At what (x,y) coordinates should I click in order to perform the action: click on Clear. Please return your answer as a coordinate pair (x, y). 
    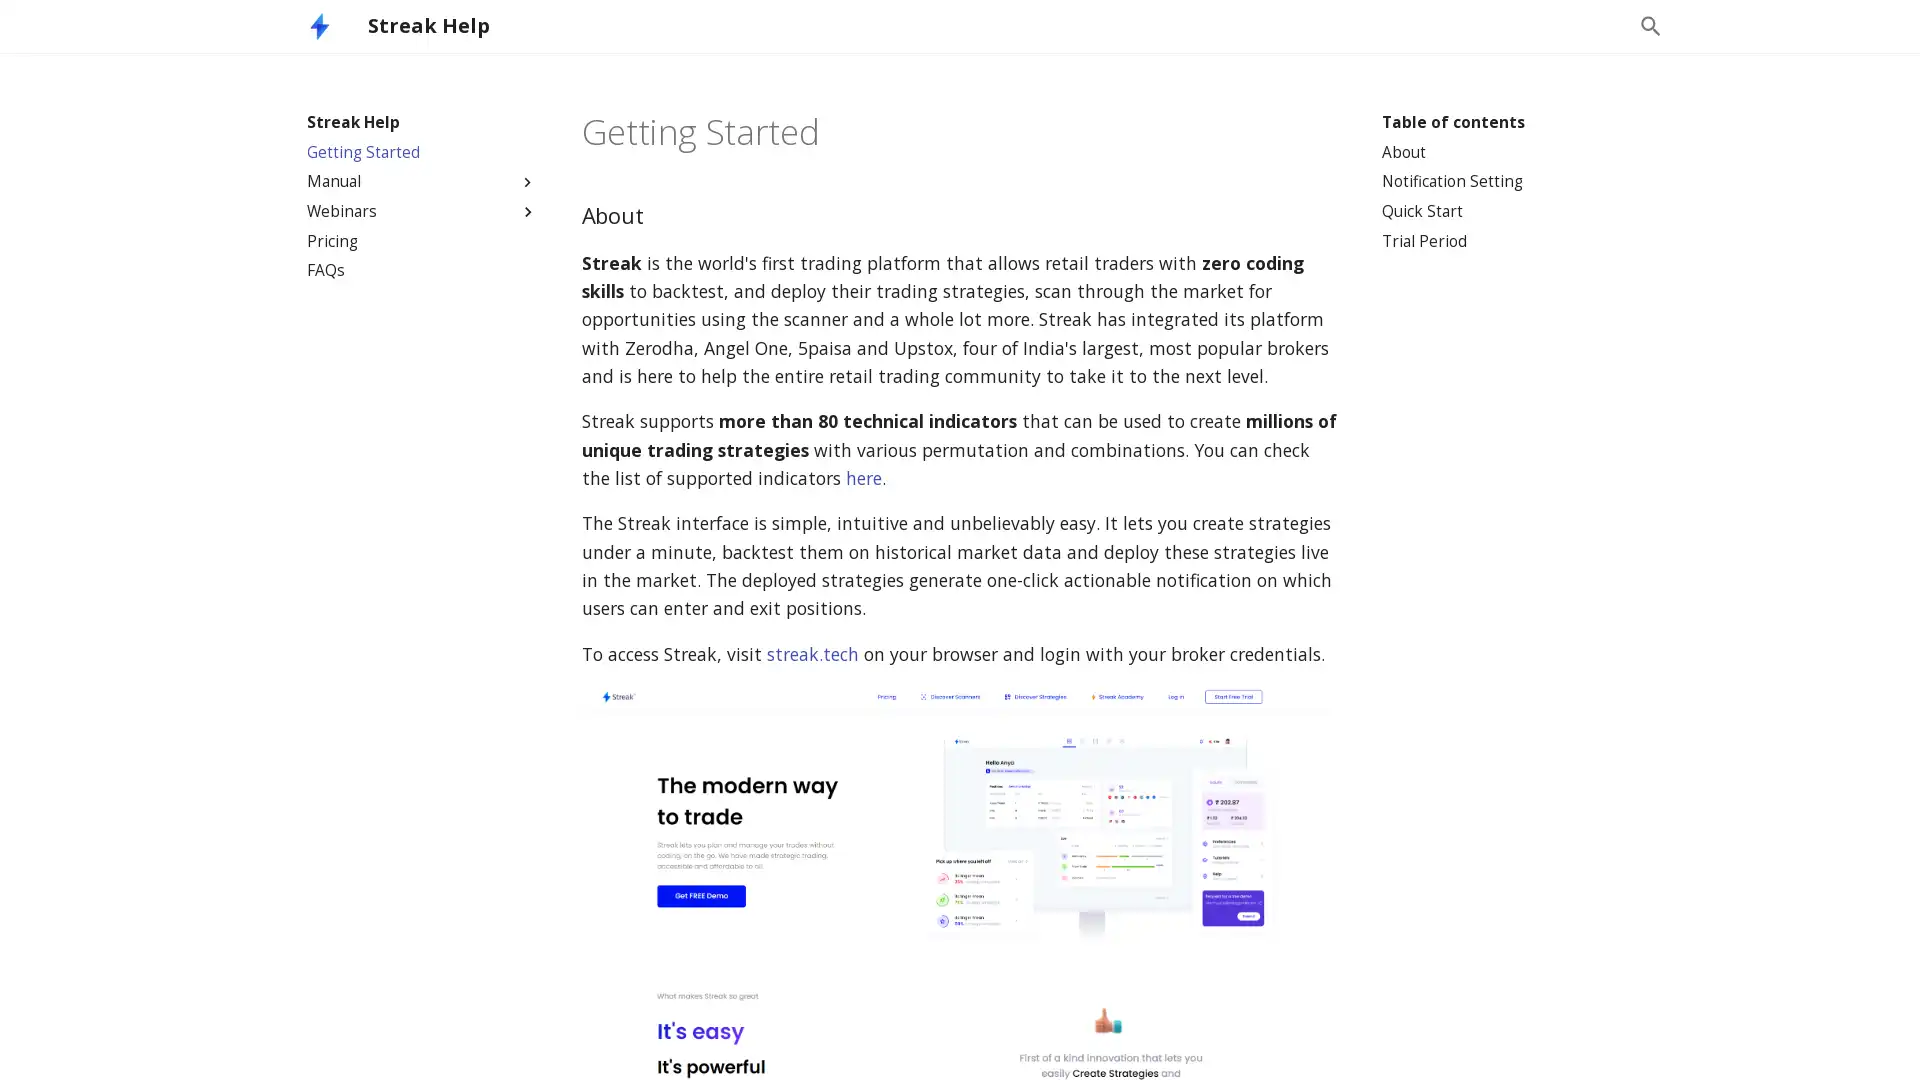
    Looking at the image, I should click on (1602, 26).